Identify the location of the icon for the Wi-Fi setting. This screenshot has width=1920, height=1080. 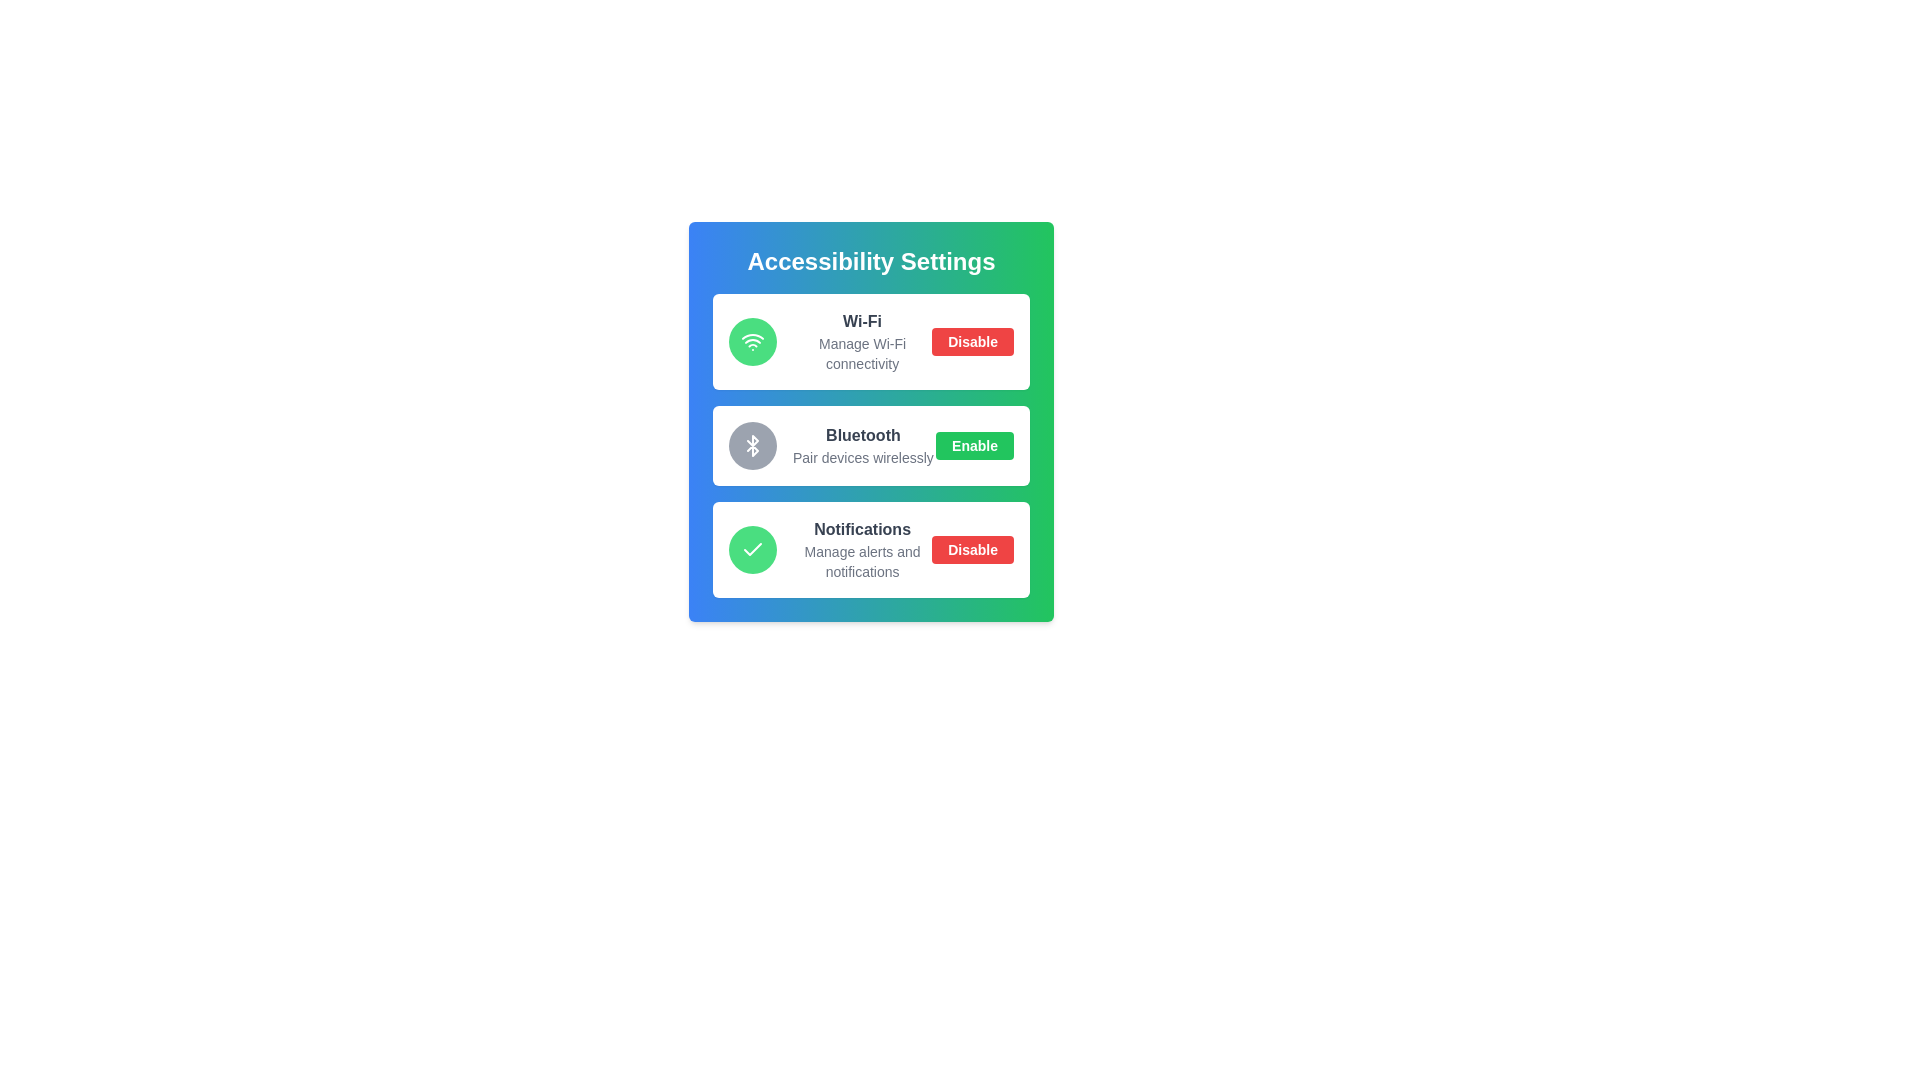
(752, 341).